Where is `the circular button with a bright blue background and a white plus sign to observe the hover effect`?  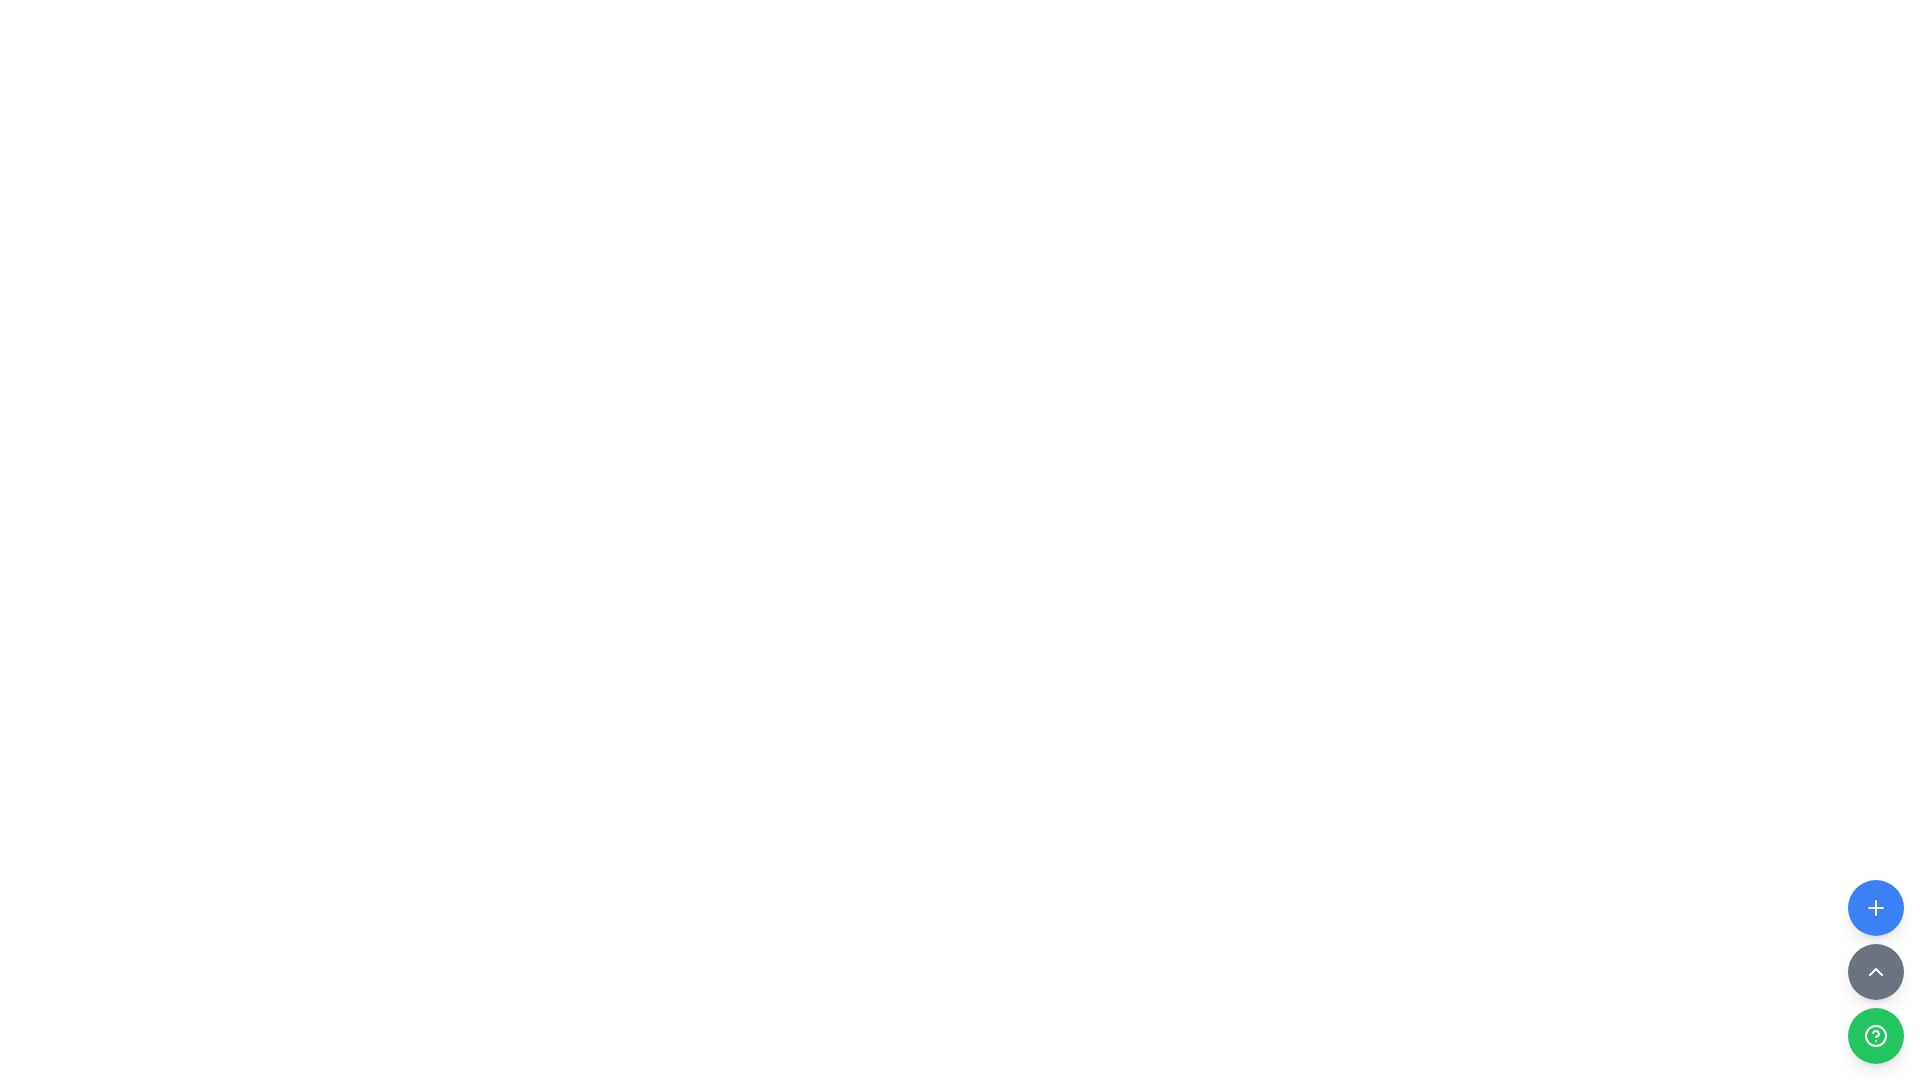
the circular button with a bright blue background and a white plus sign to observe the hover effect is located at coordinates (1875, 907).